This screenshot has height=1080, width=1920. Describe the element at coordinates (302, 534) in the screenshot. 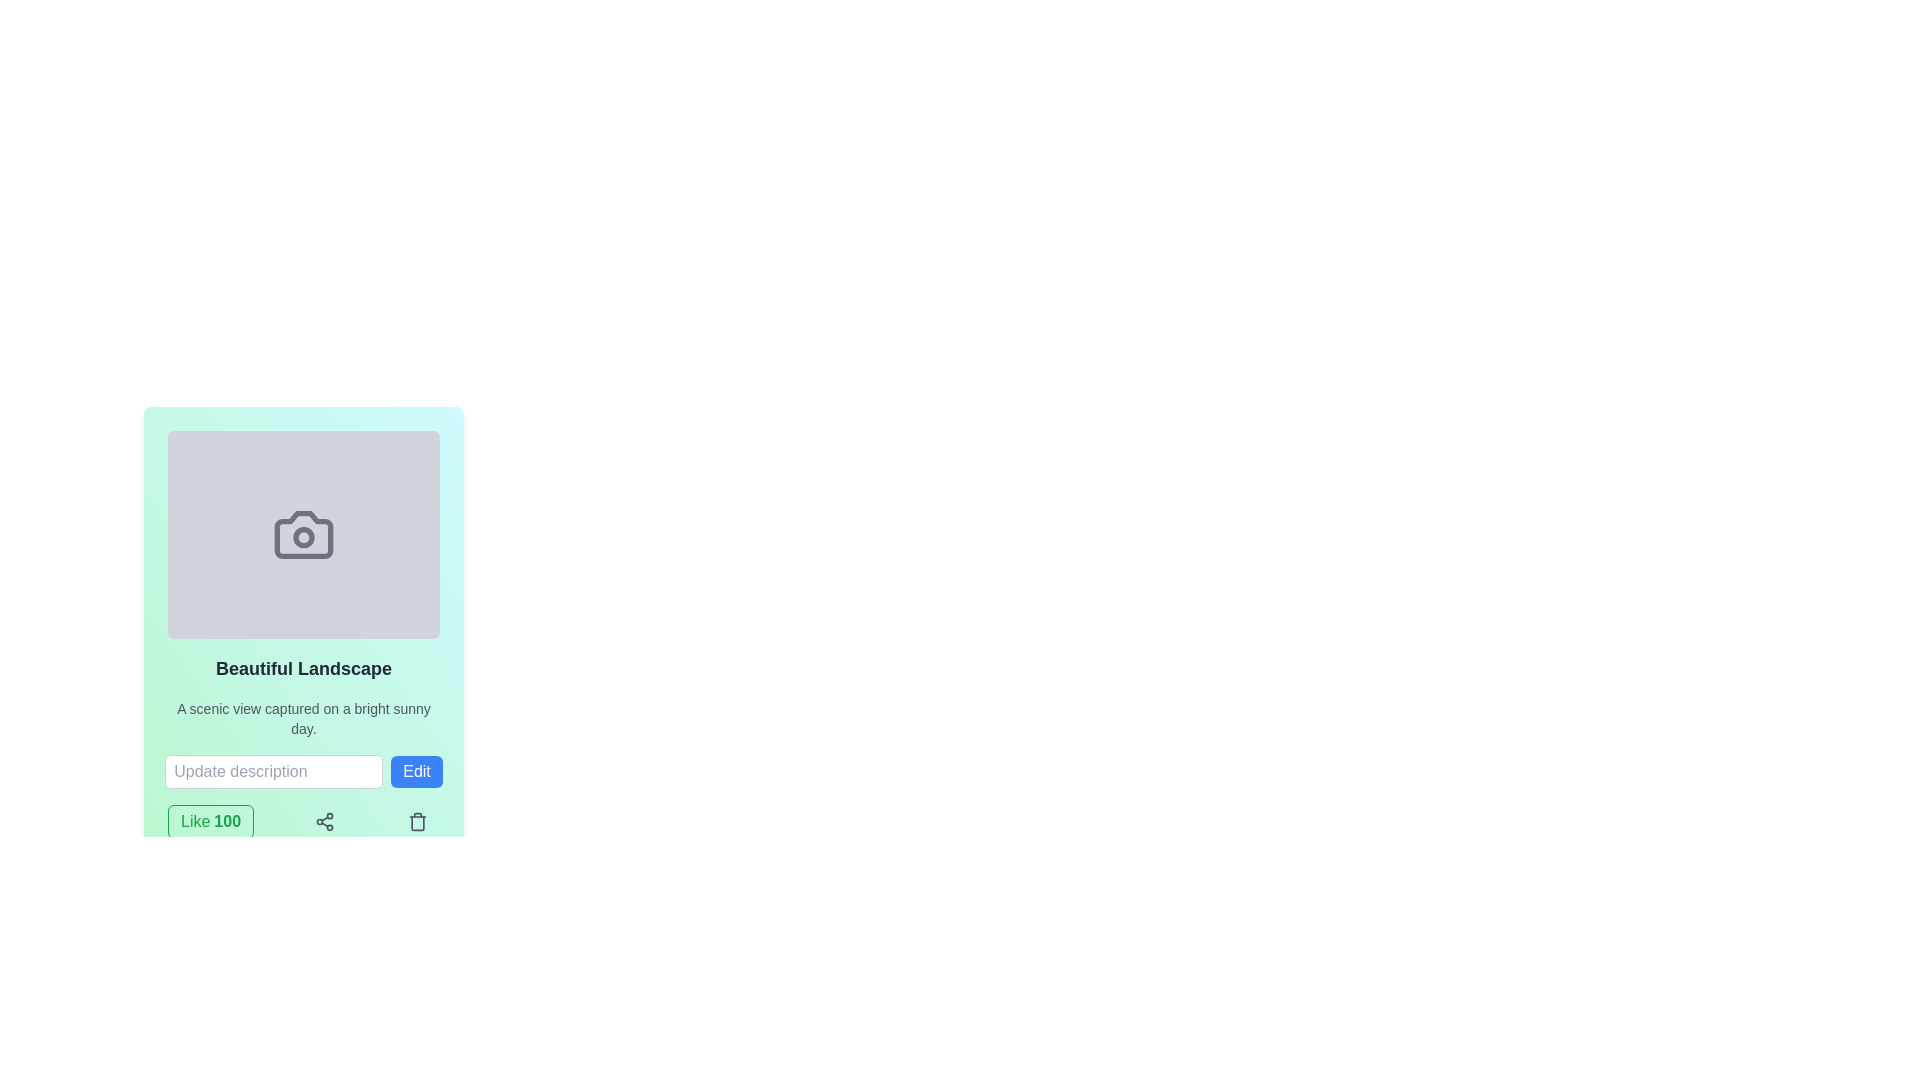

I see `the camera icon represented by a minimalistic gray design, located at the center of a card-like layout with a light green background` at that location.